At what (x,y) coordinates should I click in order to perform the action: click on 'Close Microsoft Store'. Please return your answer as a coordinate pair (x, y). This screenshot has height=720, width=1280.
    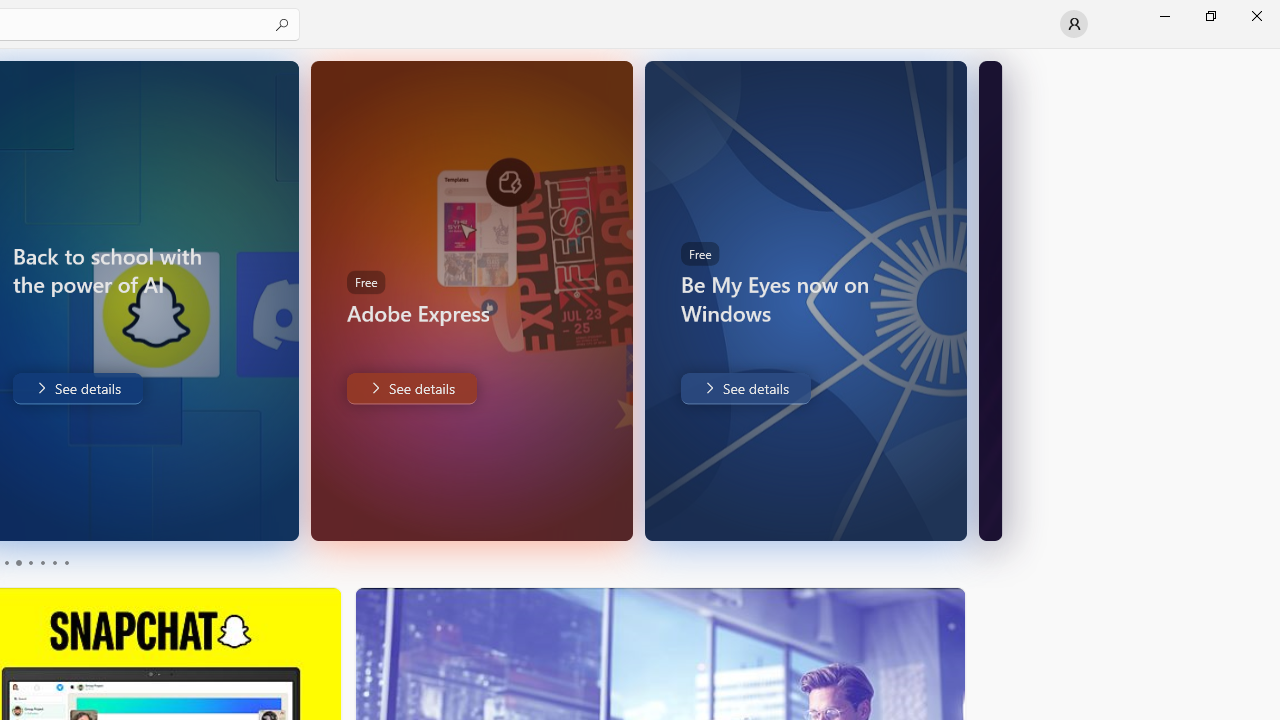
    Looking at the image, I should click on (1255, 15).